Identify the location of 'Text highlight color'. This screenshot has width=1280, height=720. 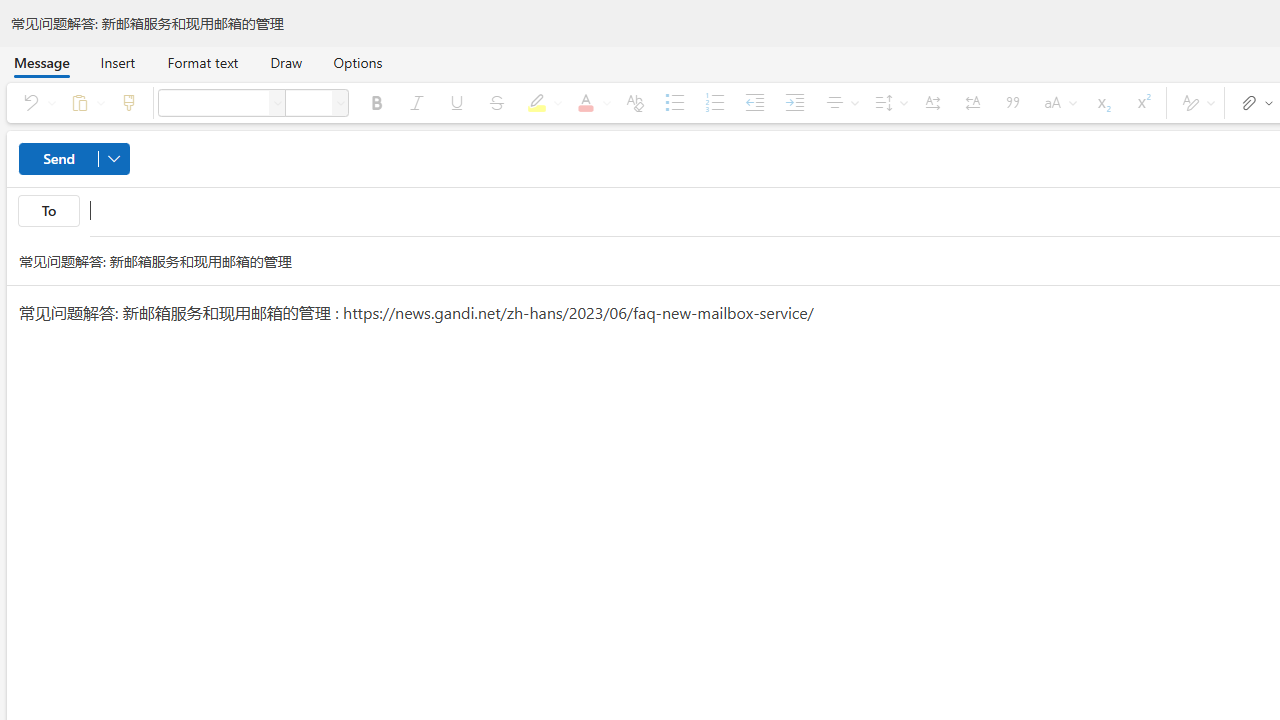
(541, 102).